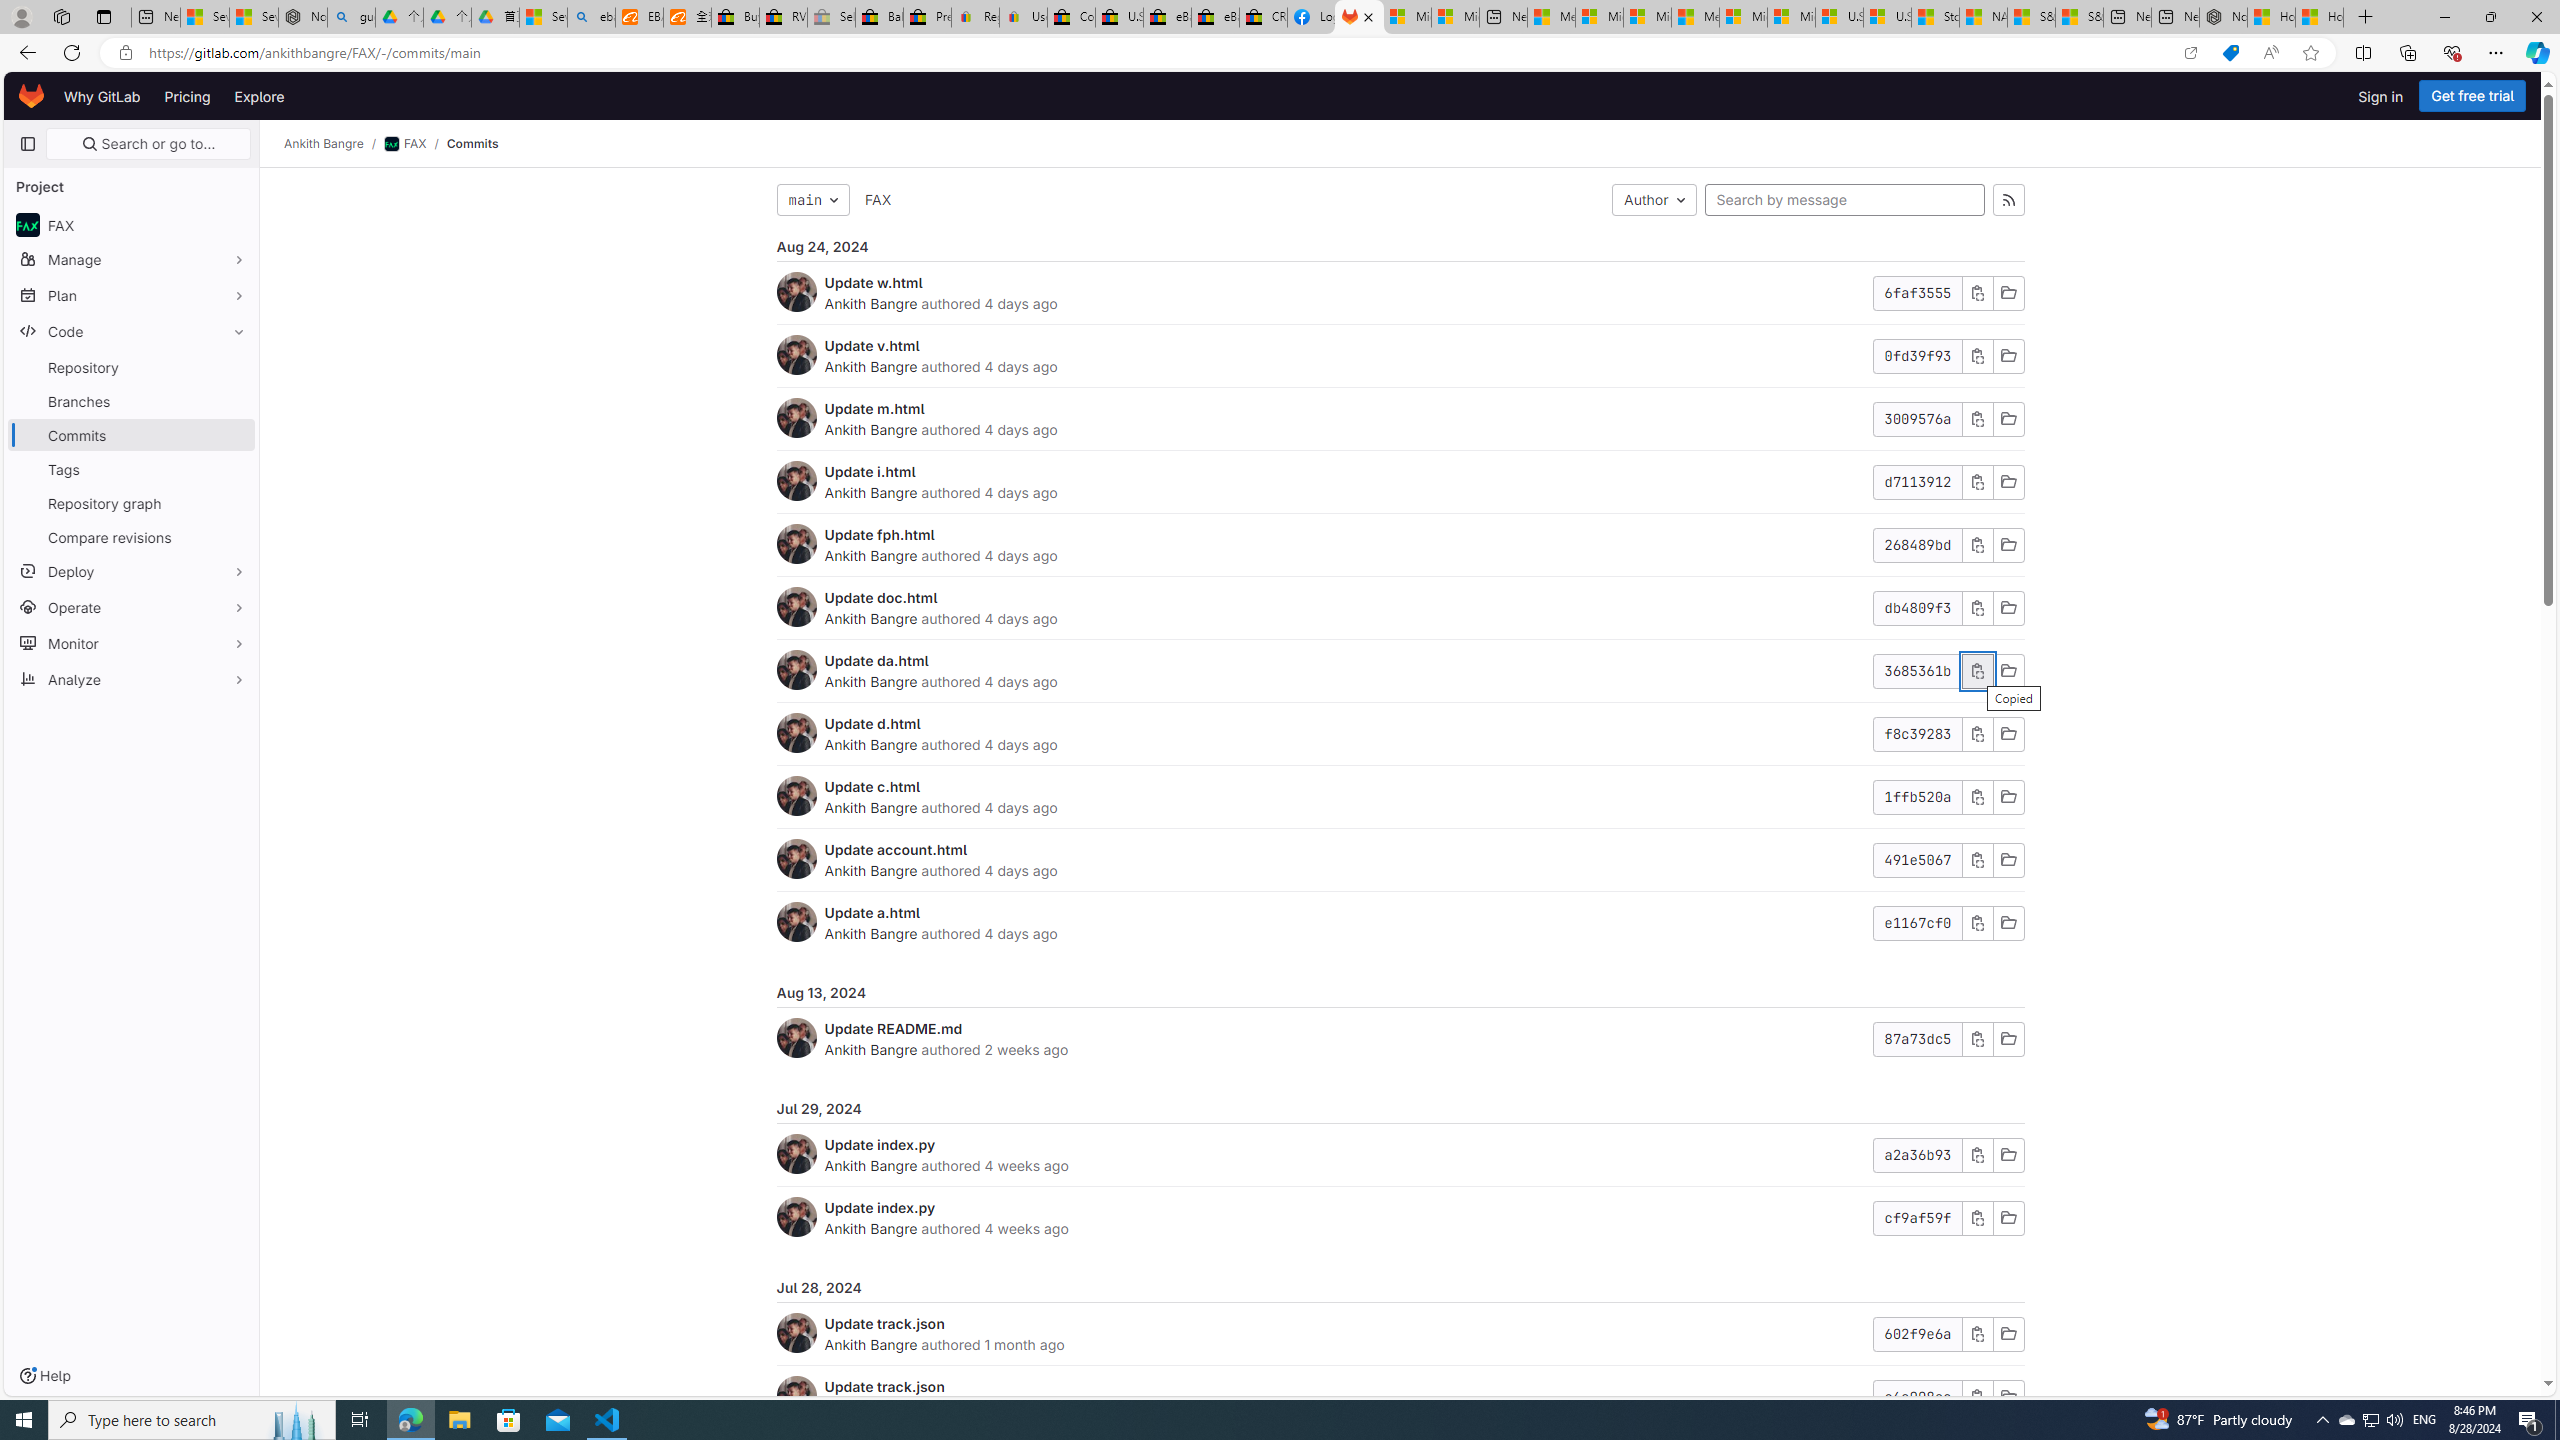  I want to click on 'U.S. State Privacy Disclosures - eBay Inc.', so click(1120, 16).